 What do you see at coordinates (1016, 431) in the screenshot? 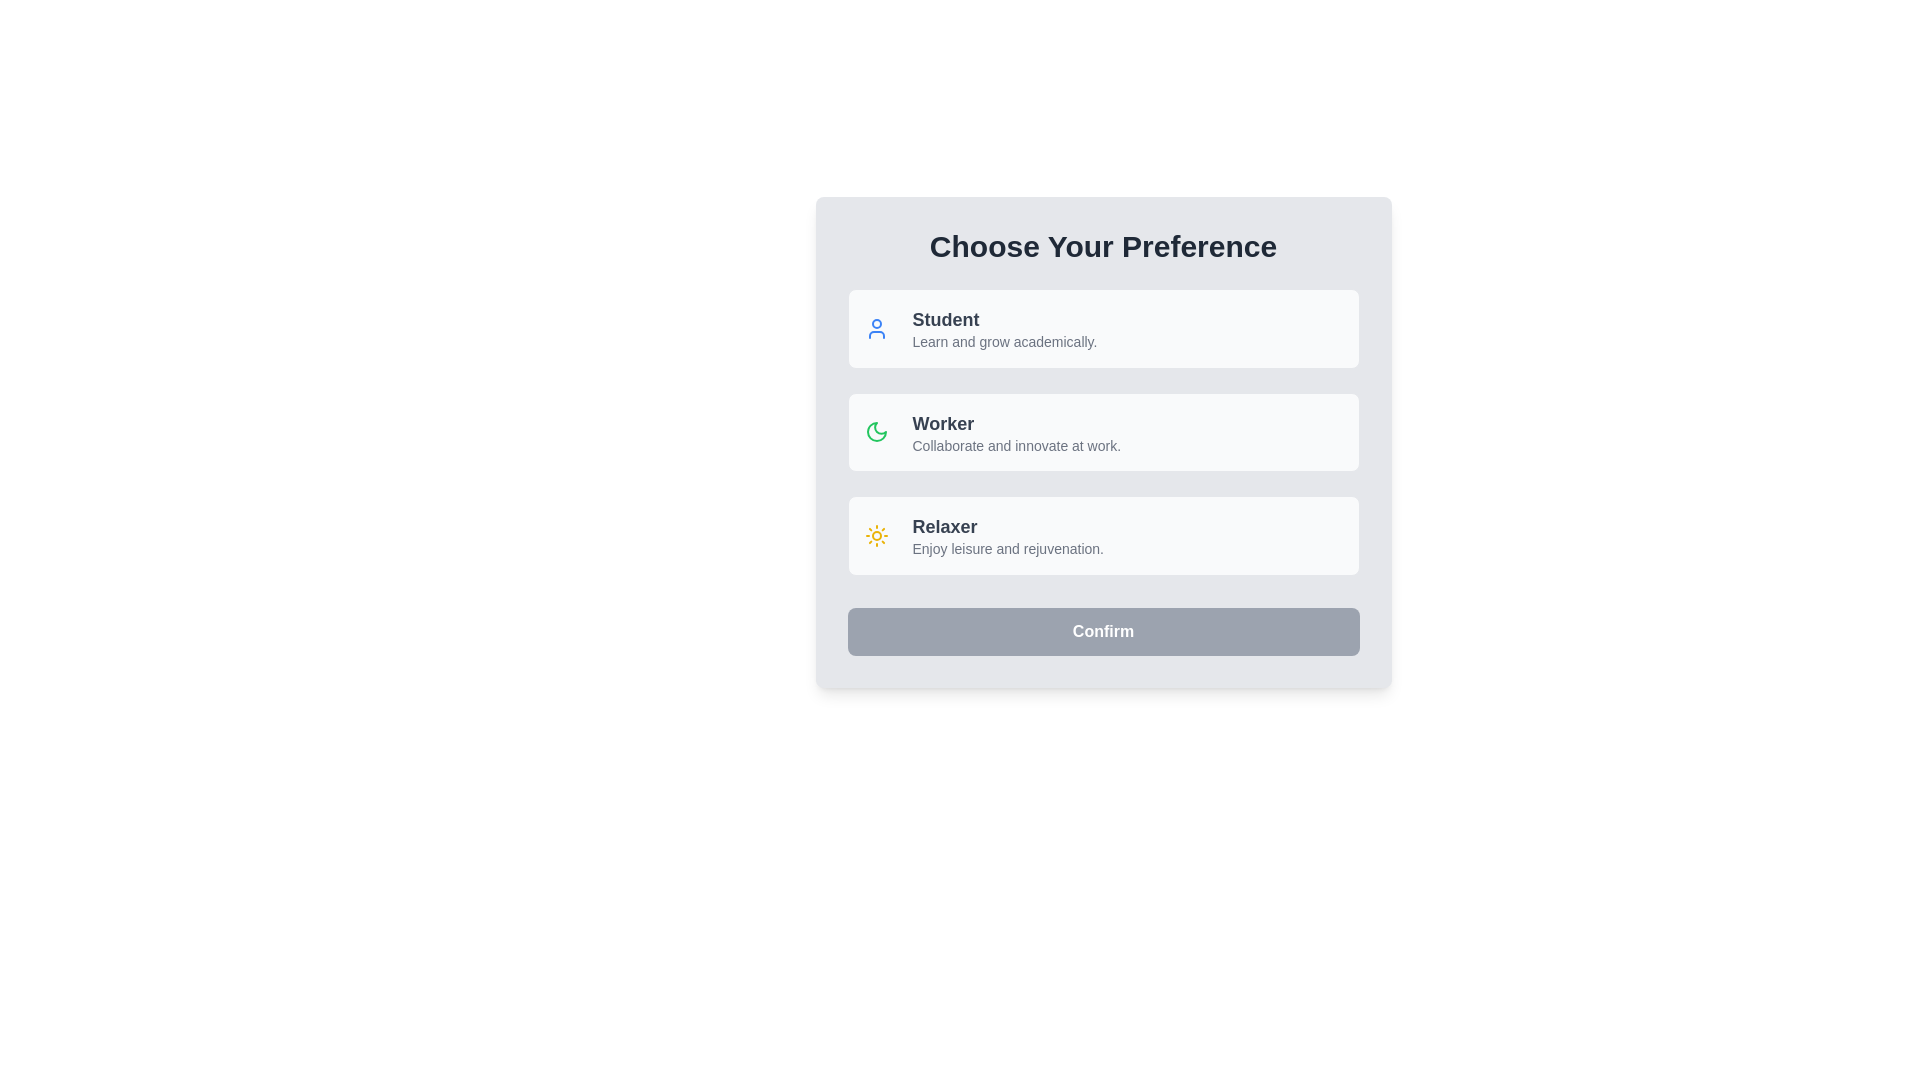
I see `descriptive text label for the 'Worker' option, which is the second choice in a vertical list of options between 'Student' and 'Relaxer.'` at bounding box center [1016, 431].